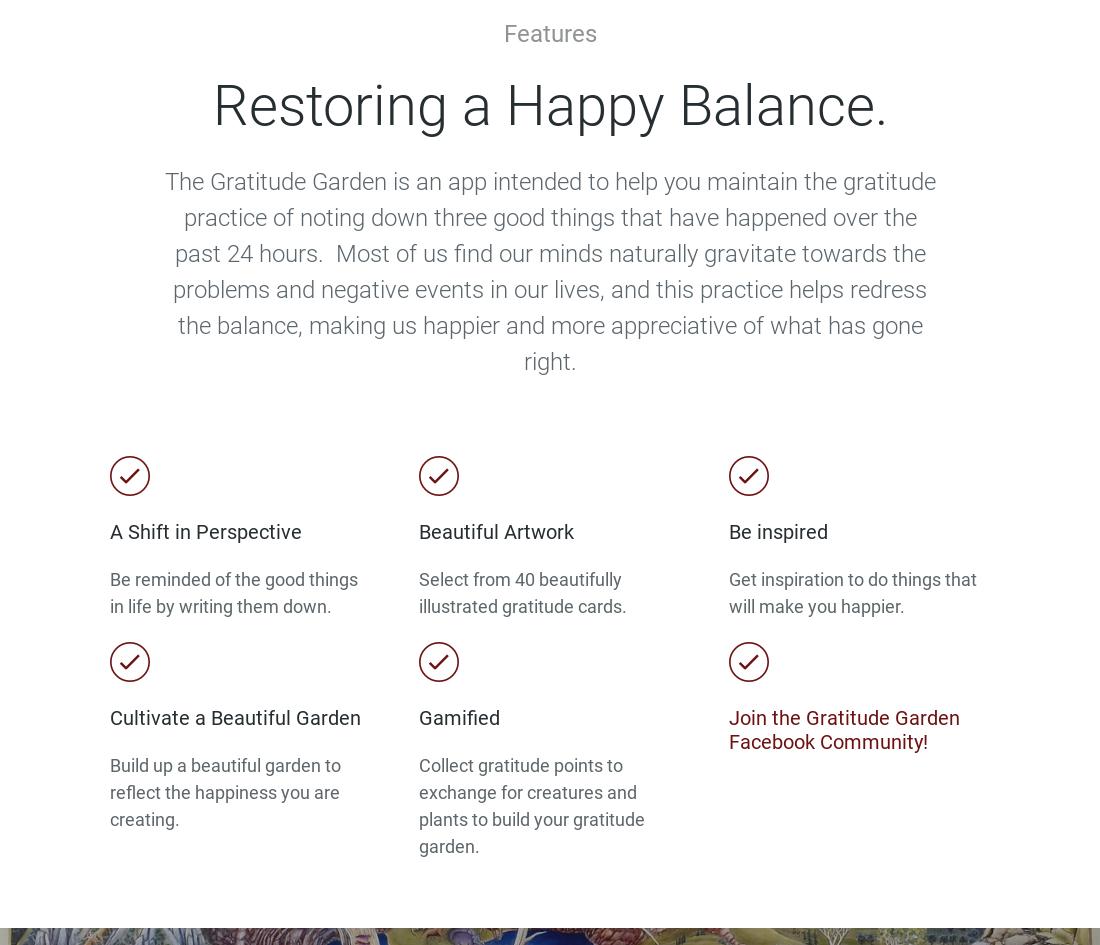 The image size is (1100, 945). I want to click on 'Beautiful Artwork', so click(496, 531).